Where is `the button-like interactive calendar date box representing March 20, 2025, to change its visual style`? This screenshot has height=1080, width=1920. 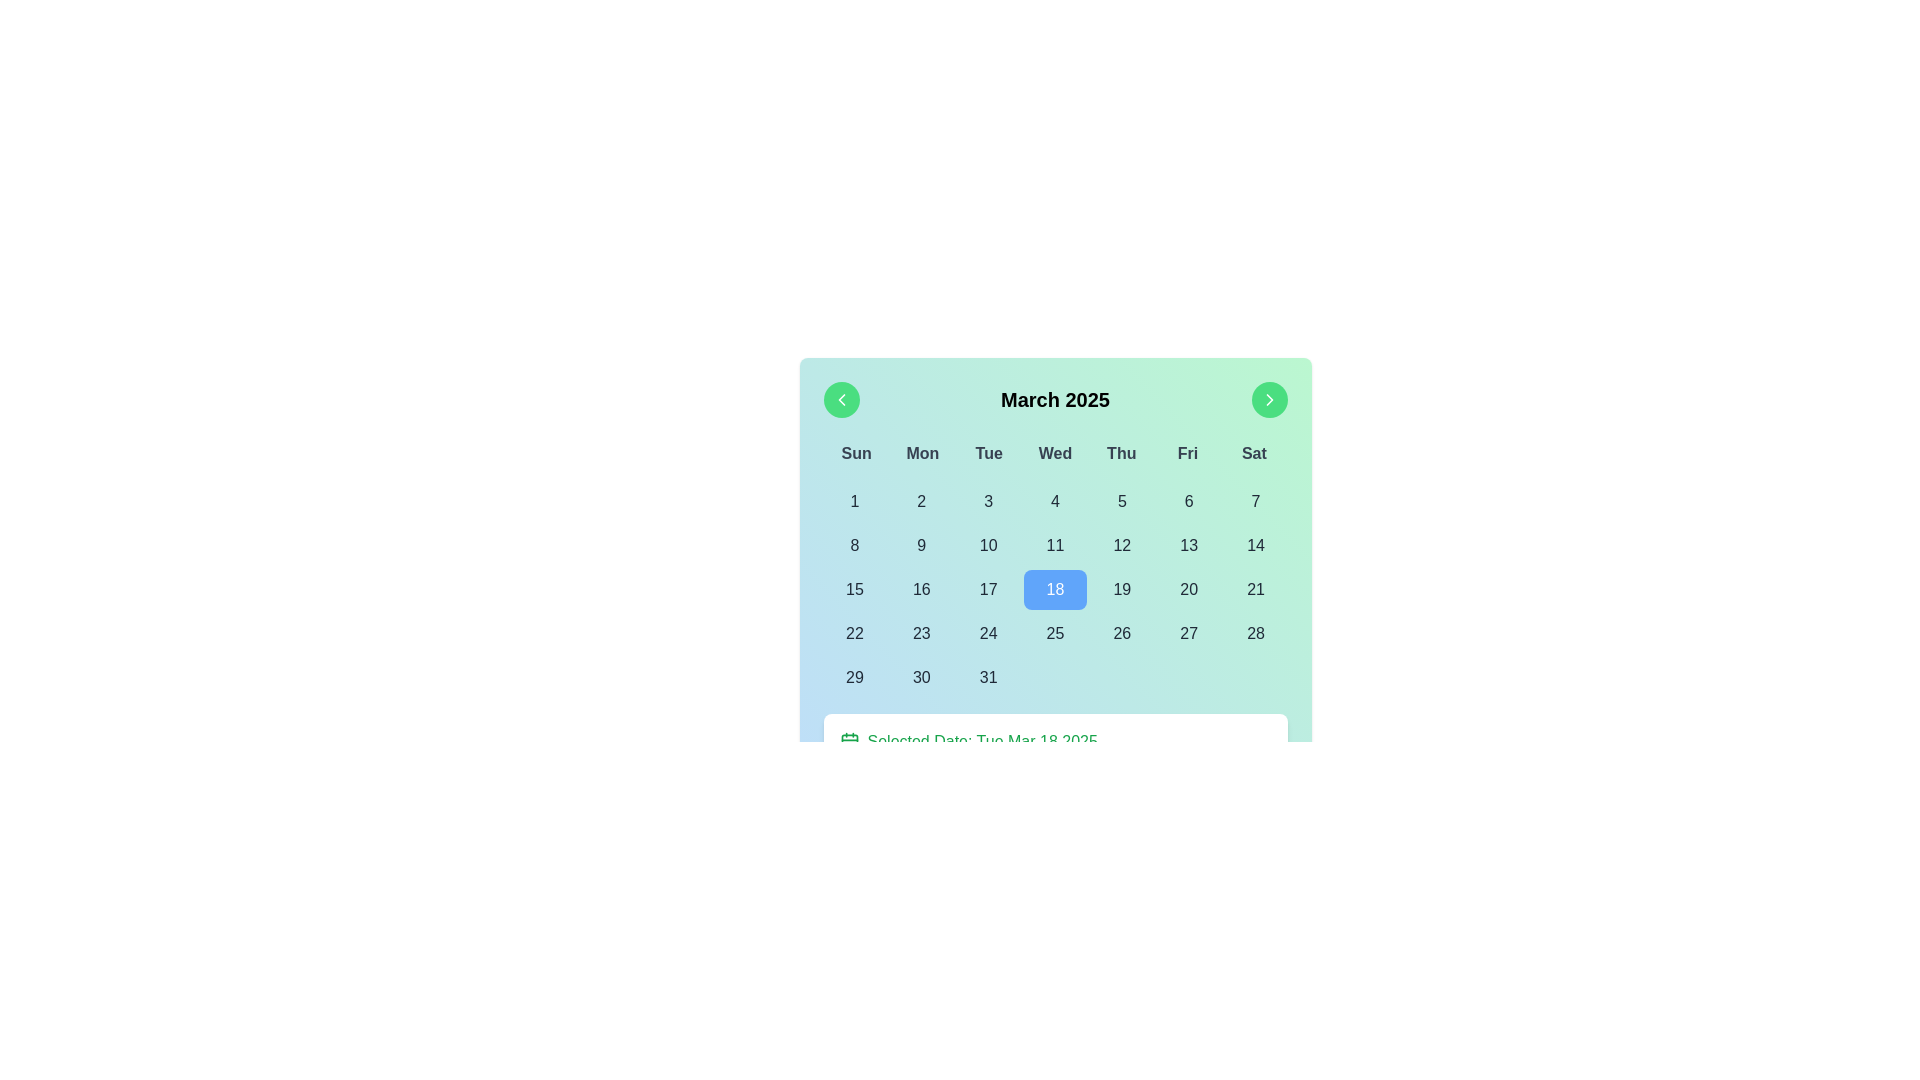 the button-like interactive calendar date box representing March 20, 2025, to change its visual style is located at coordinates (1189, 589).